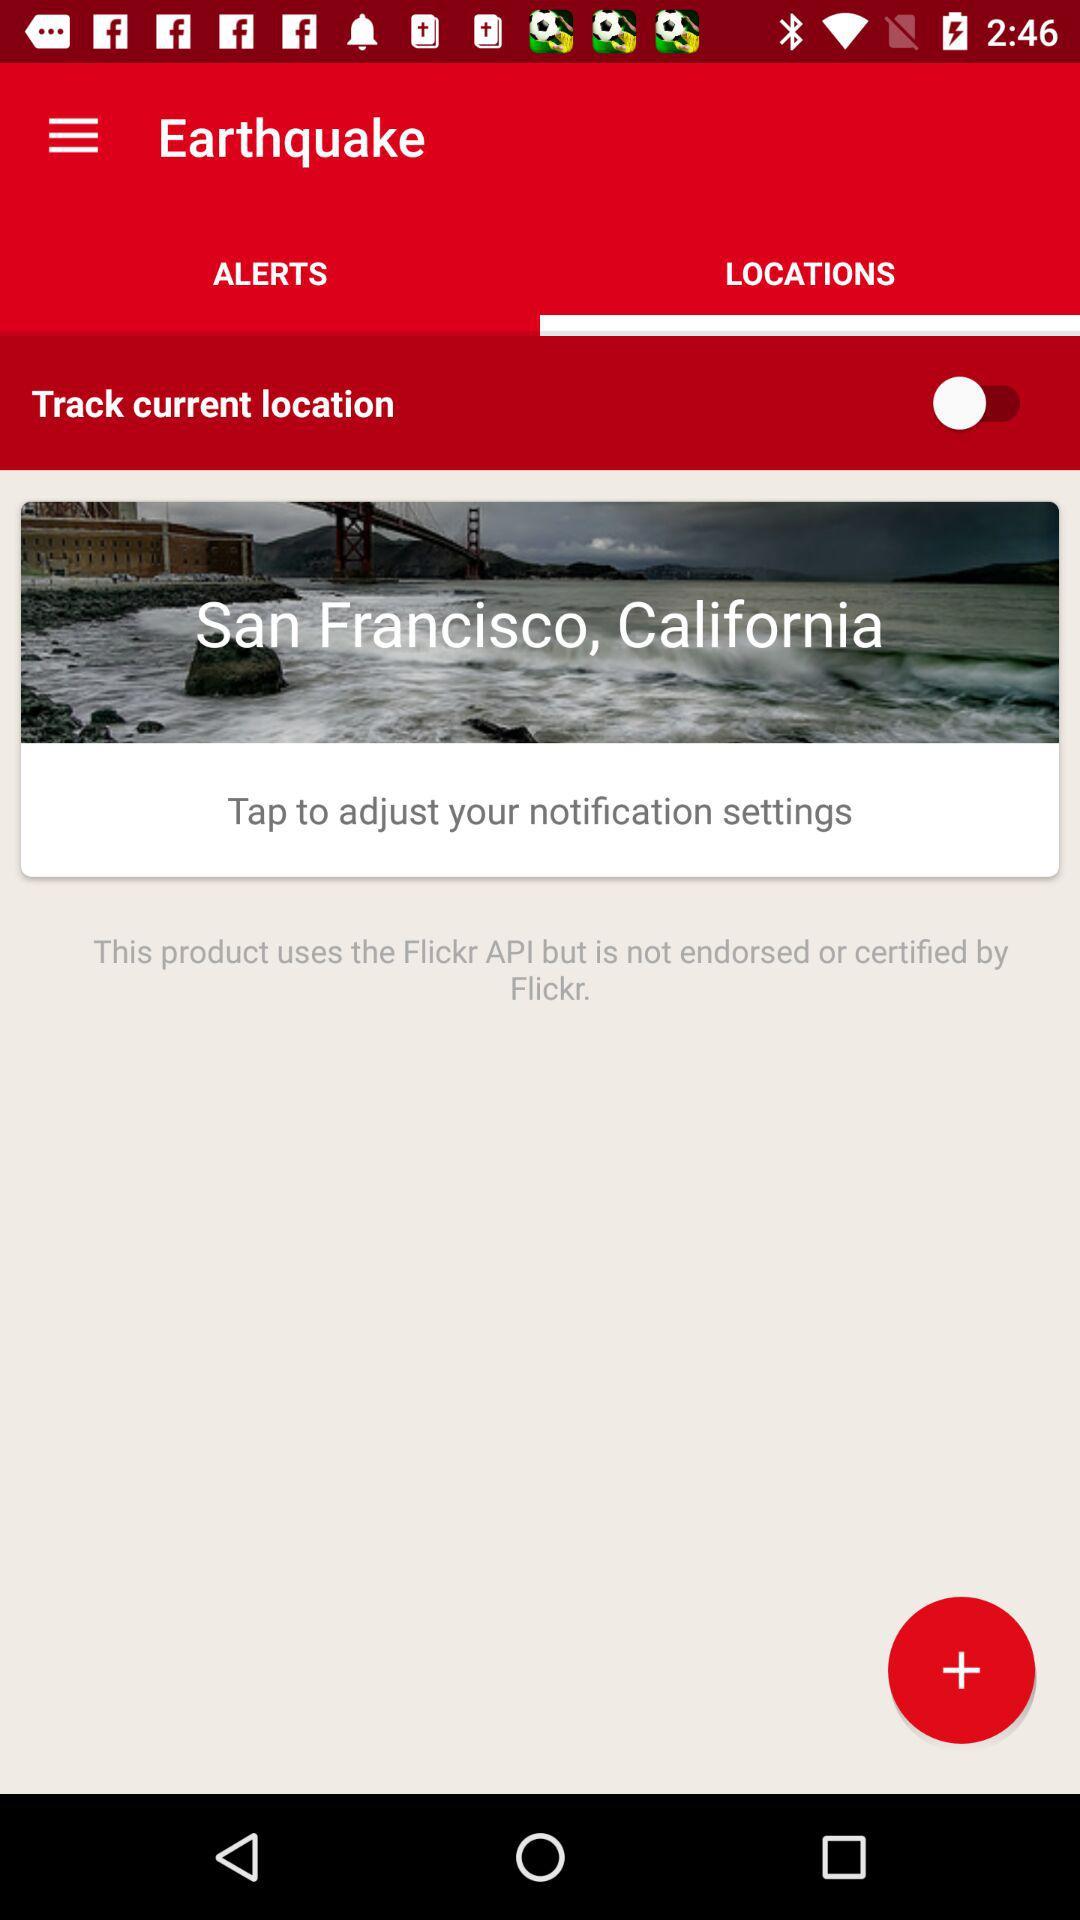 The width and height of the screenshot is (1080, 1920). What do you see at coordinates (810, 272) in the screenshot?
I see `the icon to the right of the alerts item` at bounding box center [810, 272].